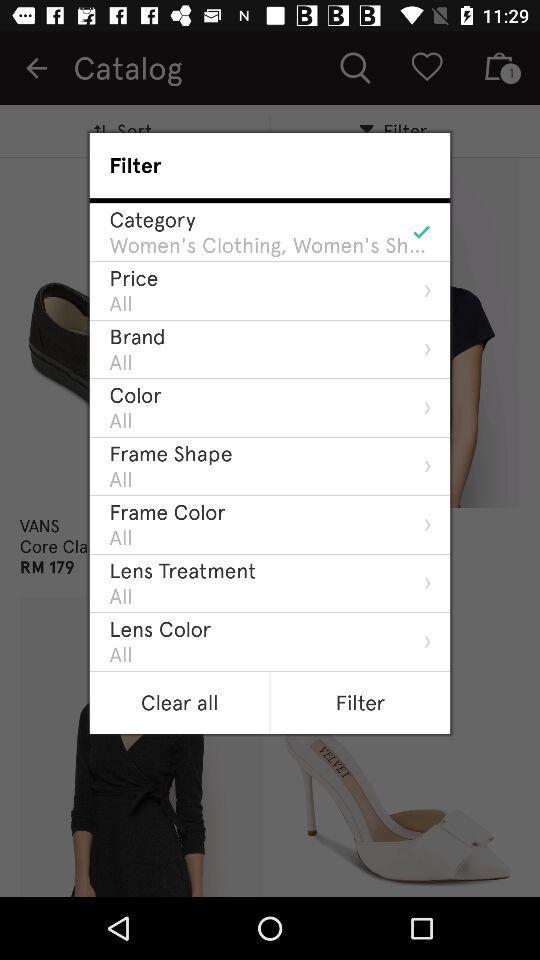  I want to click on the frame shape, so click(171, 453).